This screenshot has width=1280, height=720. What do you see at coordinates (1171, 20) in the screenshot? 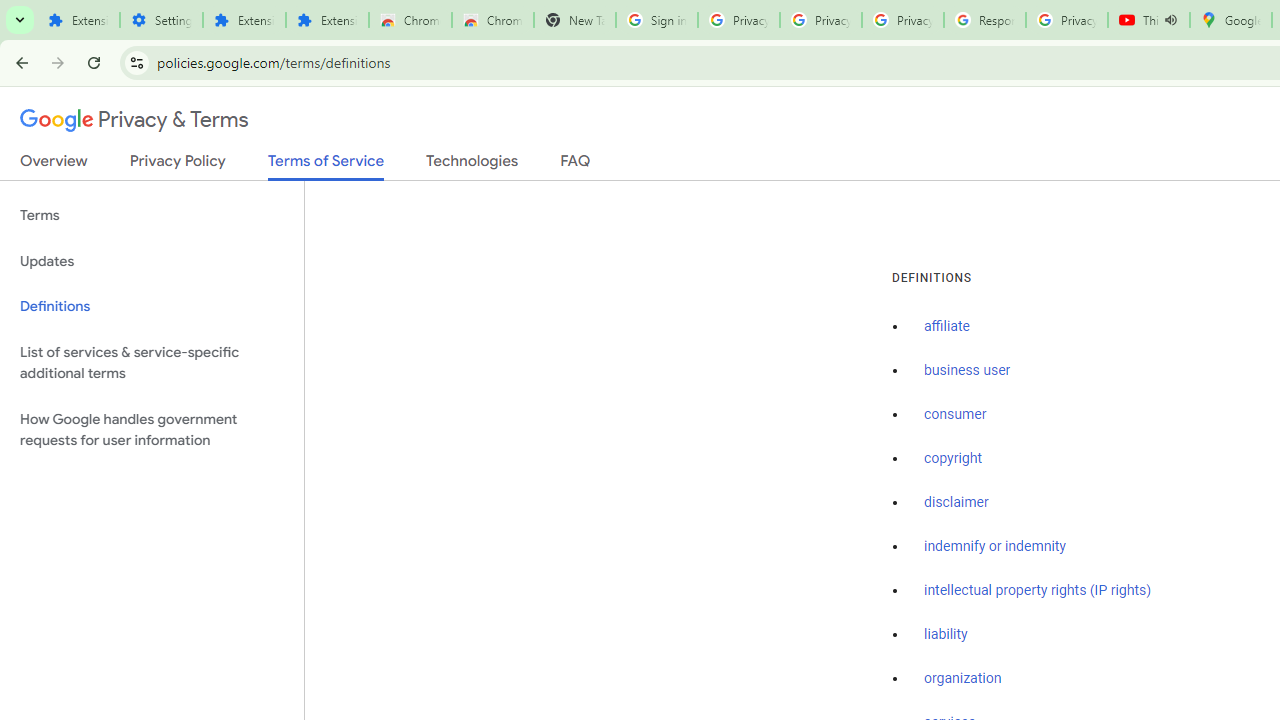
I see `'Mute tab'` at bounding box center [1171, 20].